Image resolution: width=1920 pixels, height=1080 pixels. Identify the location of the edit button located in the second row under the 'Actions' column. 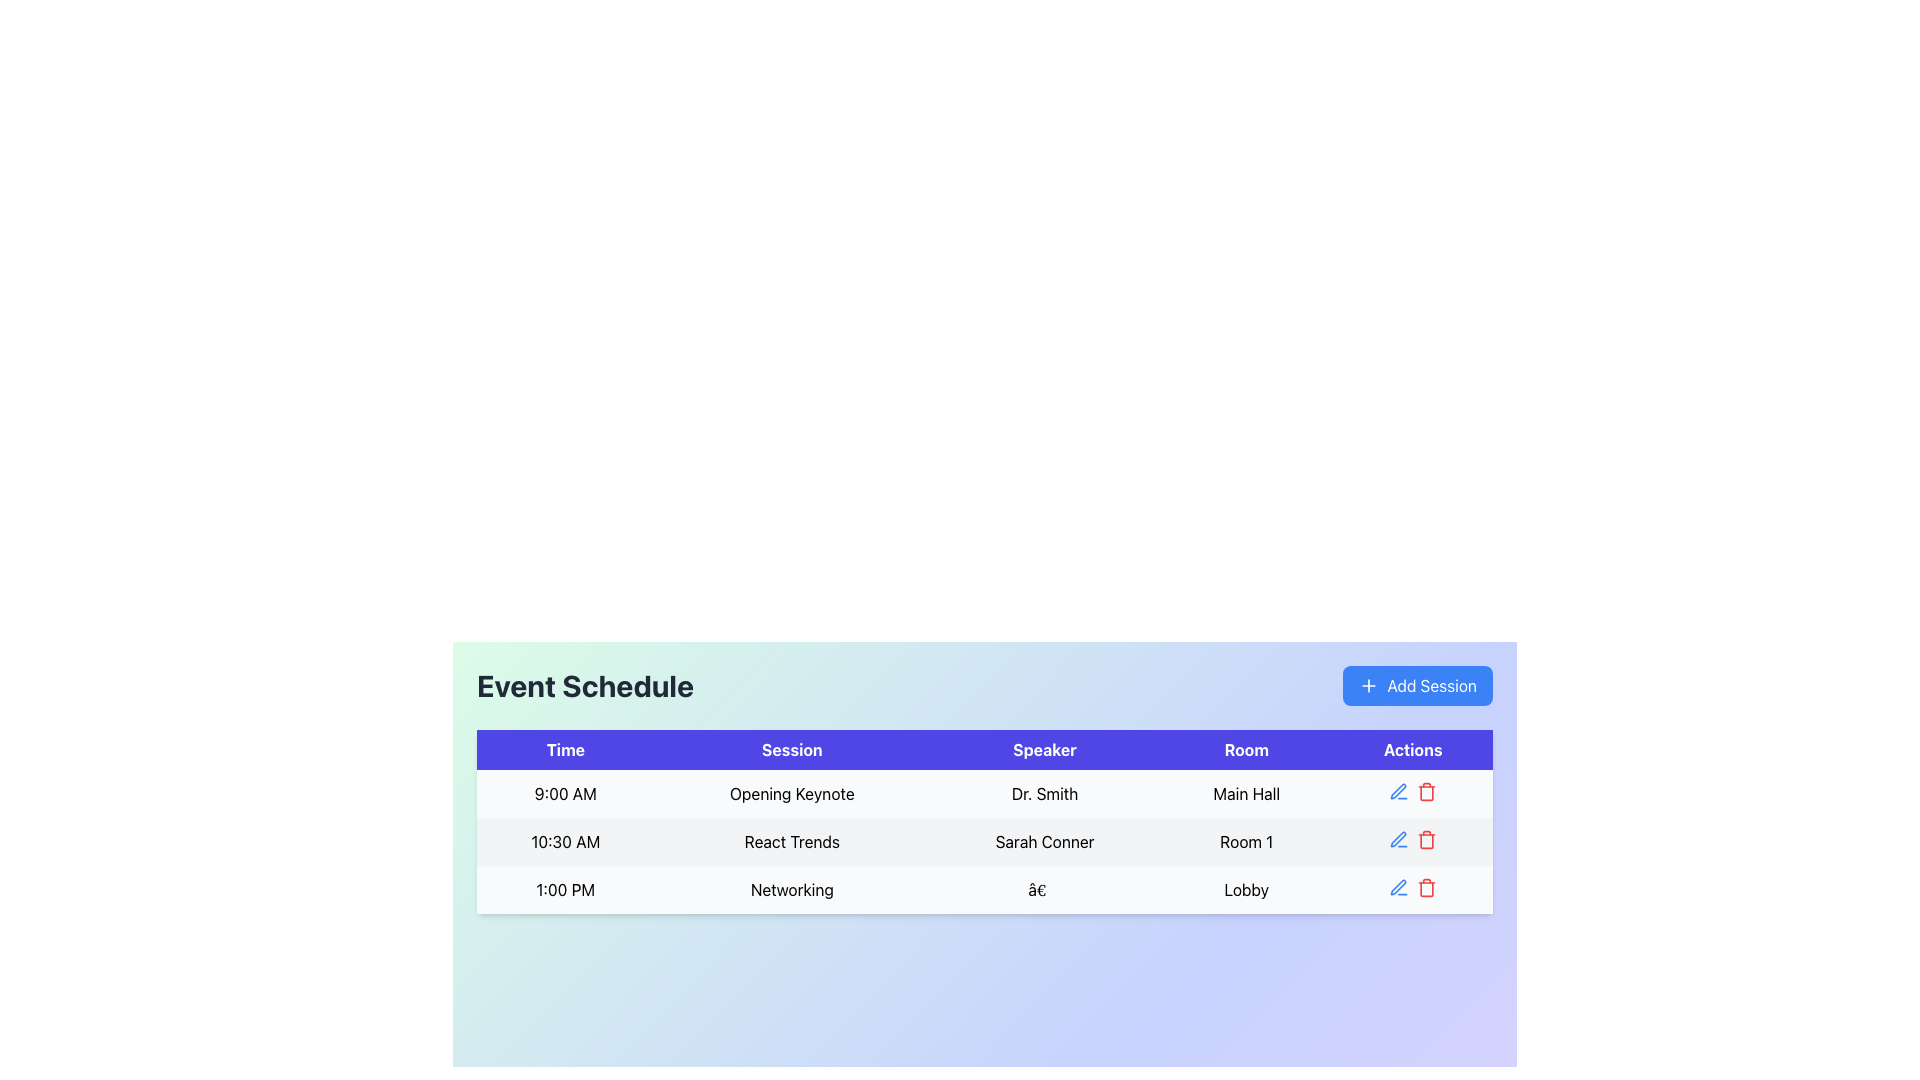
(1398, 840).